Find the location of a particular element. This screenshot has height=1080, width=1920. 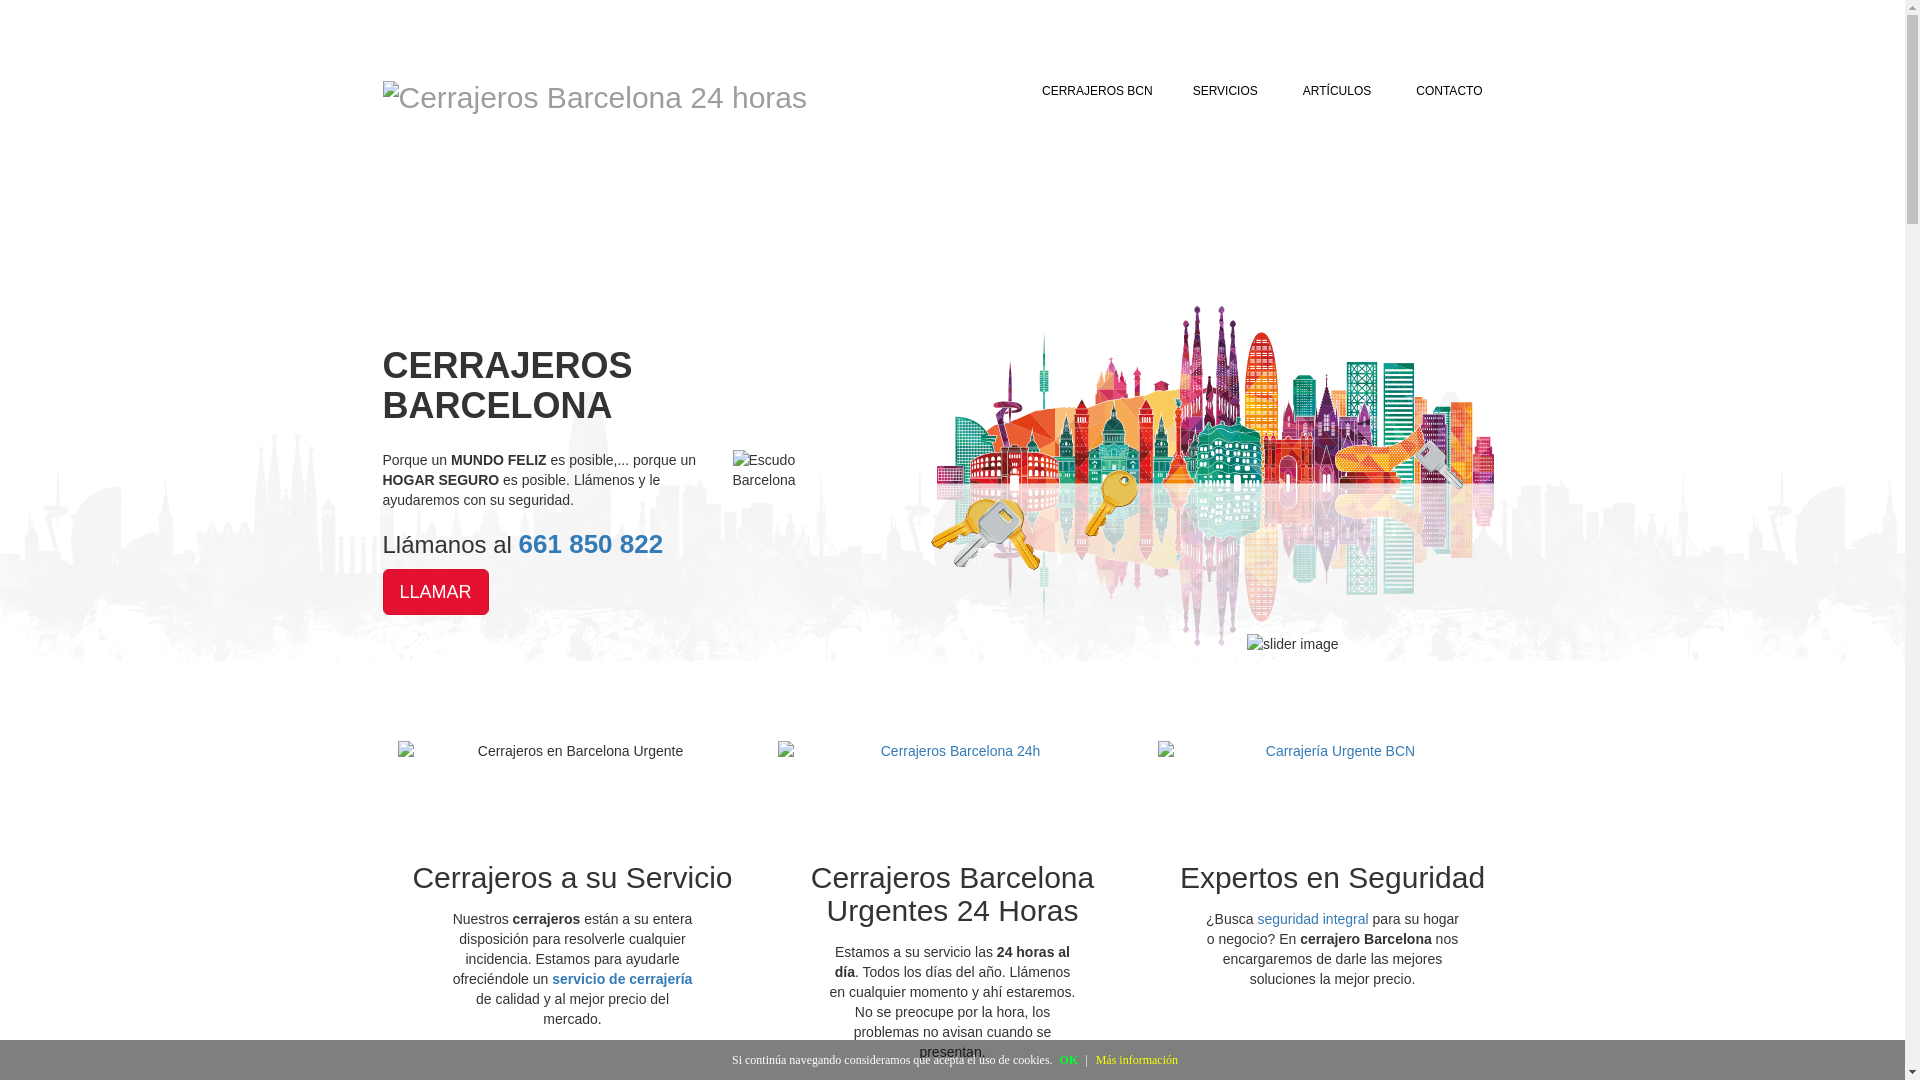

'SERVICIOS' is located at coordinates (1227, 91).